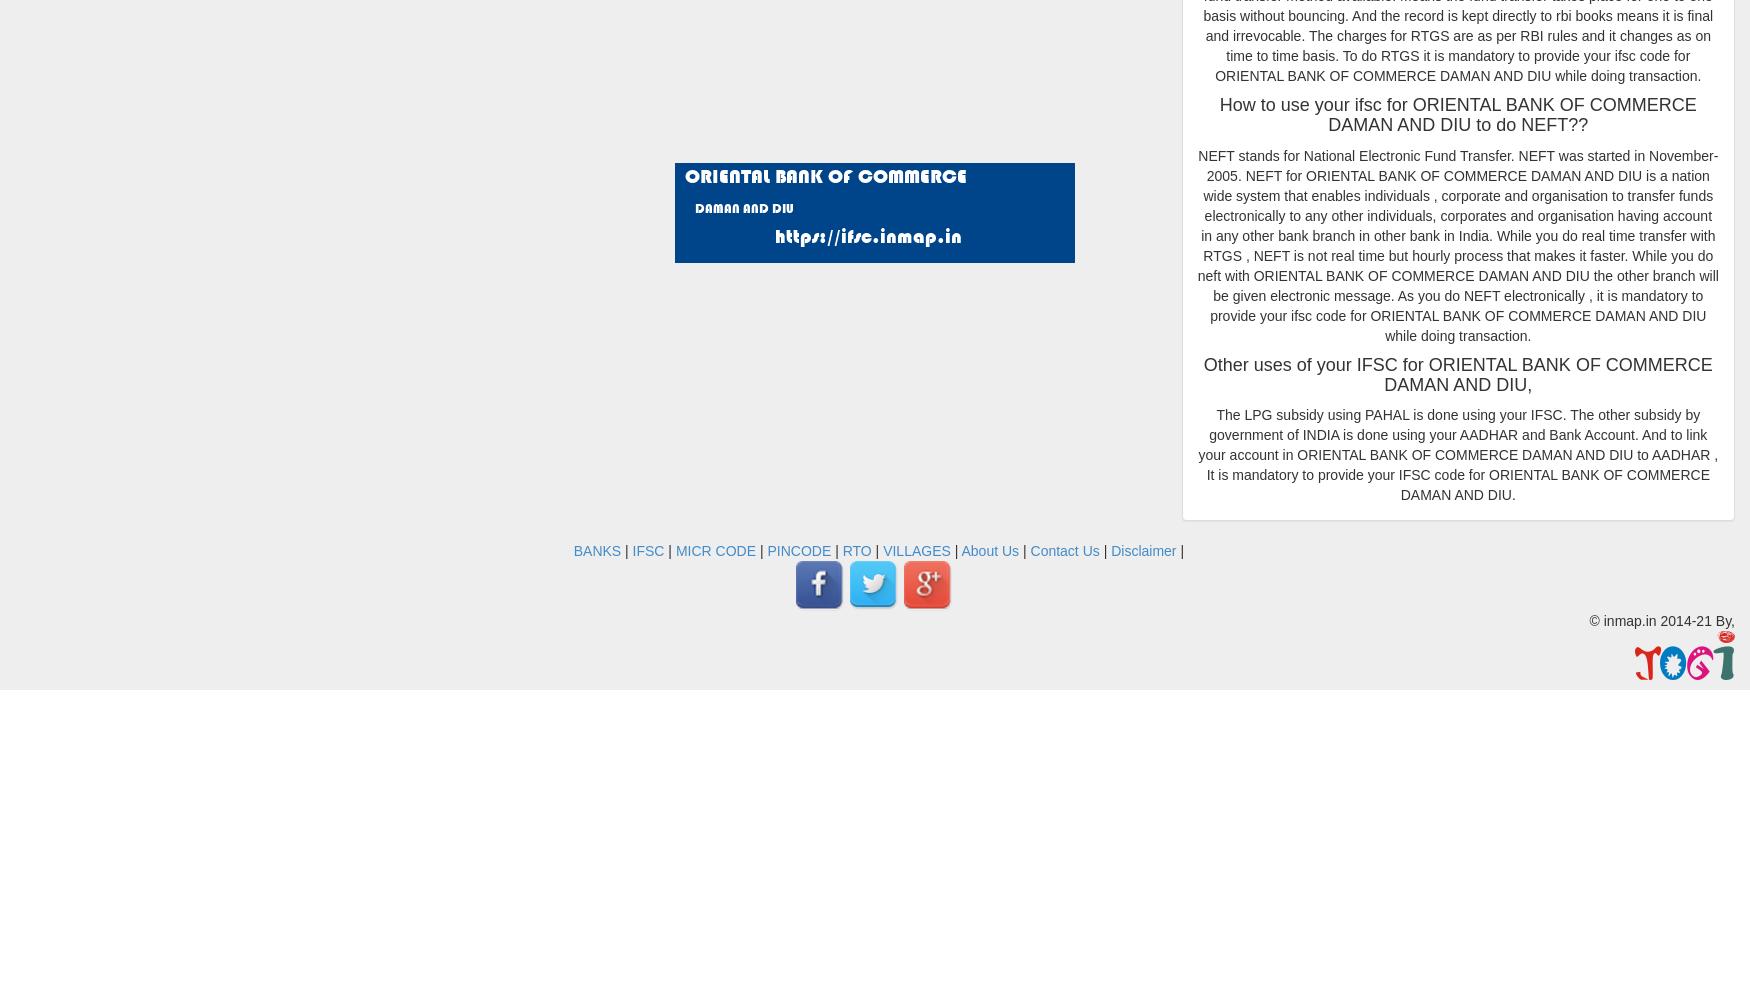 The image size is (1750, 1000). I want to click on 'VILLAGES', so click(915, 551).